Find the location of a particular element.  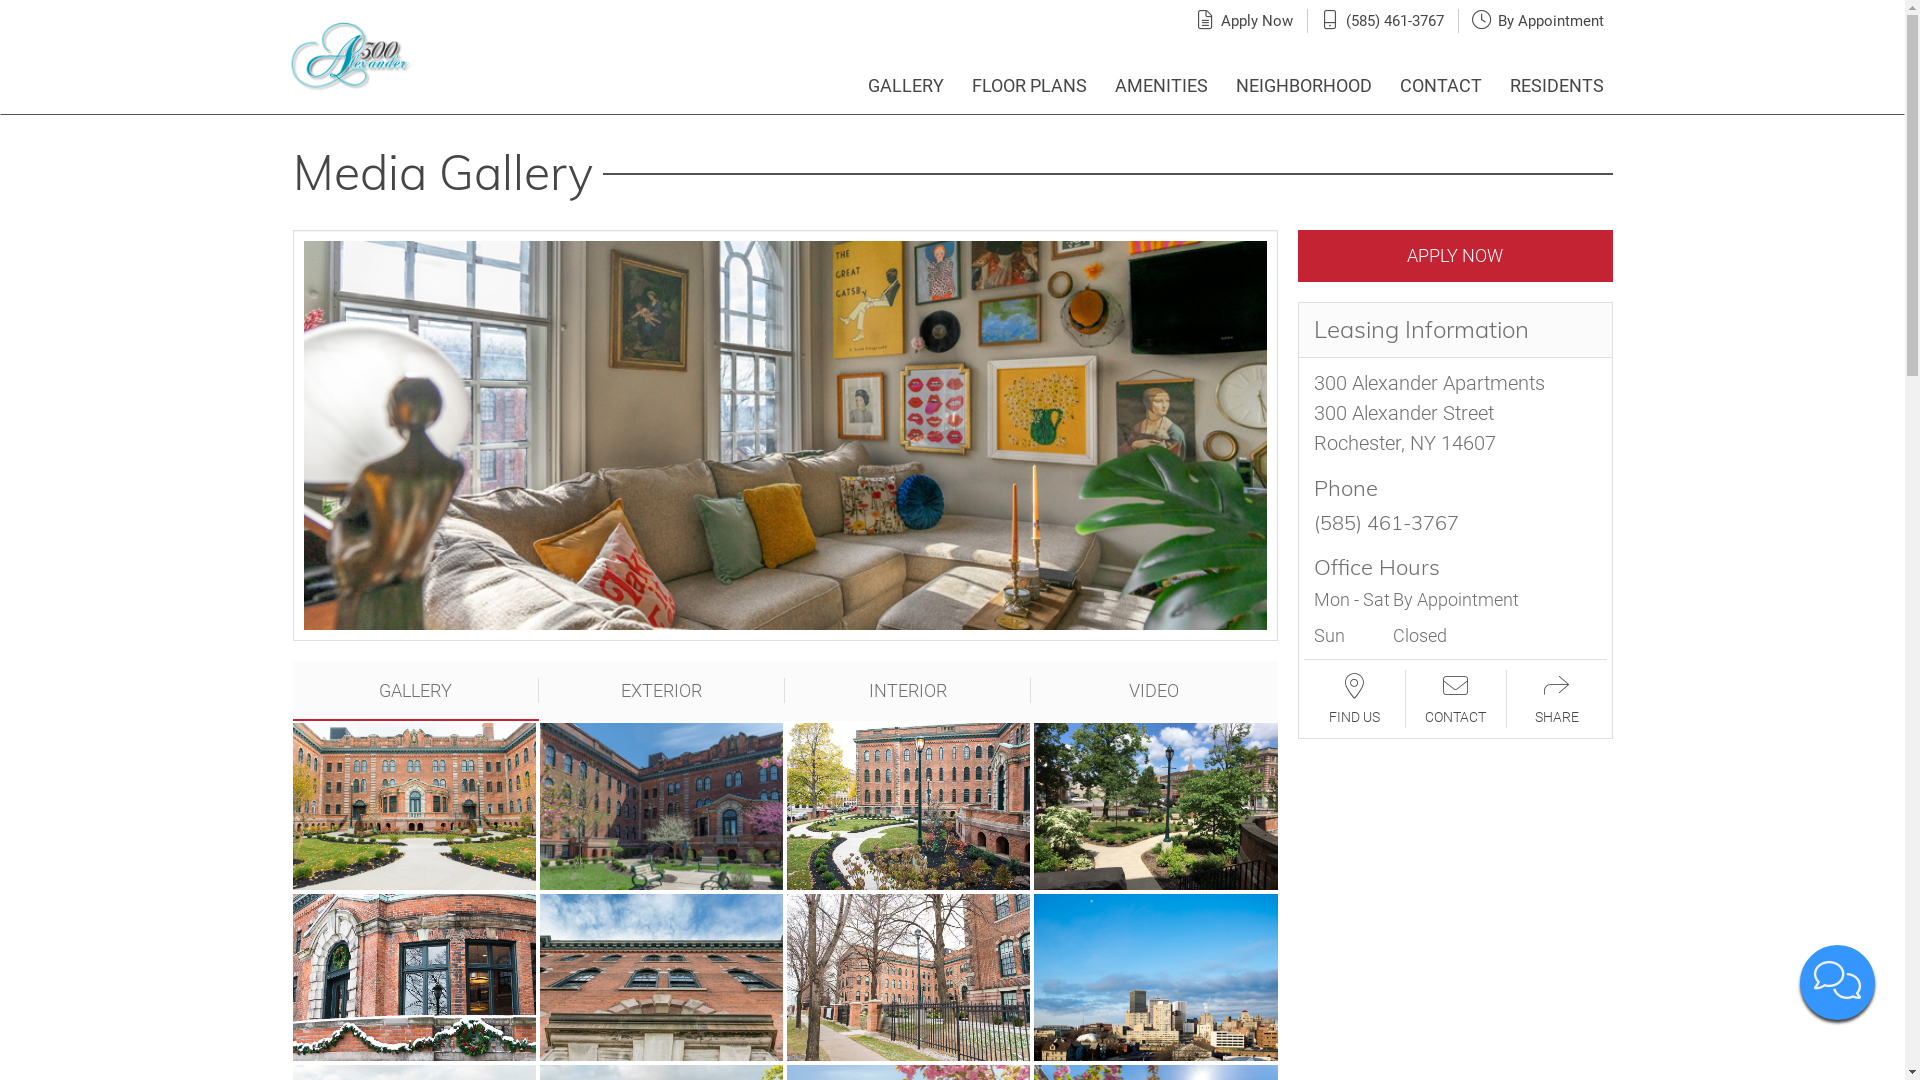

'FLOOR PLANS' is located at coordinates (1029, 76).